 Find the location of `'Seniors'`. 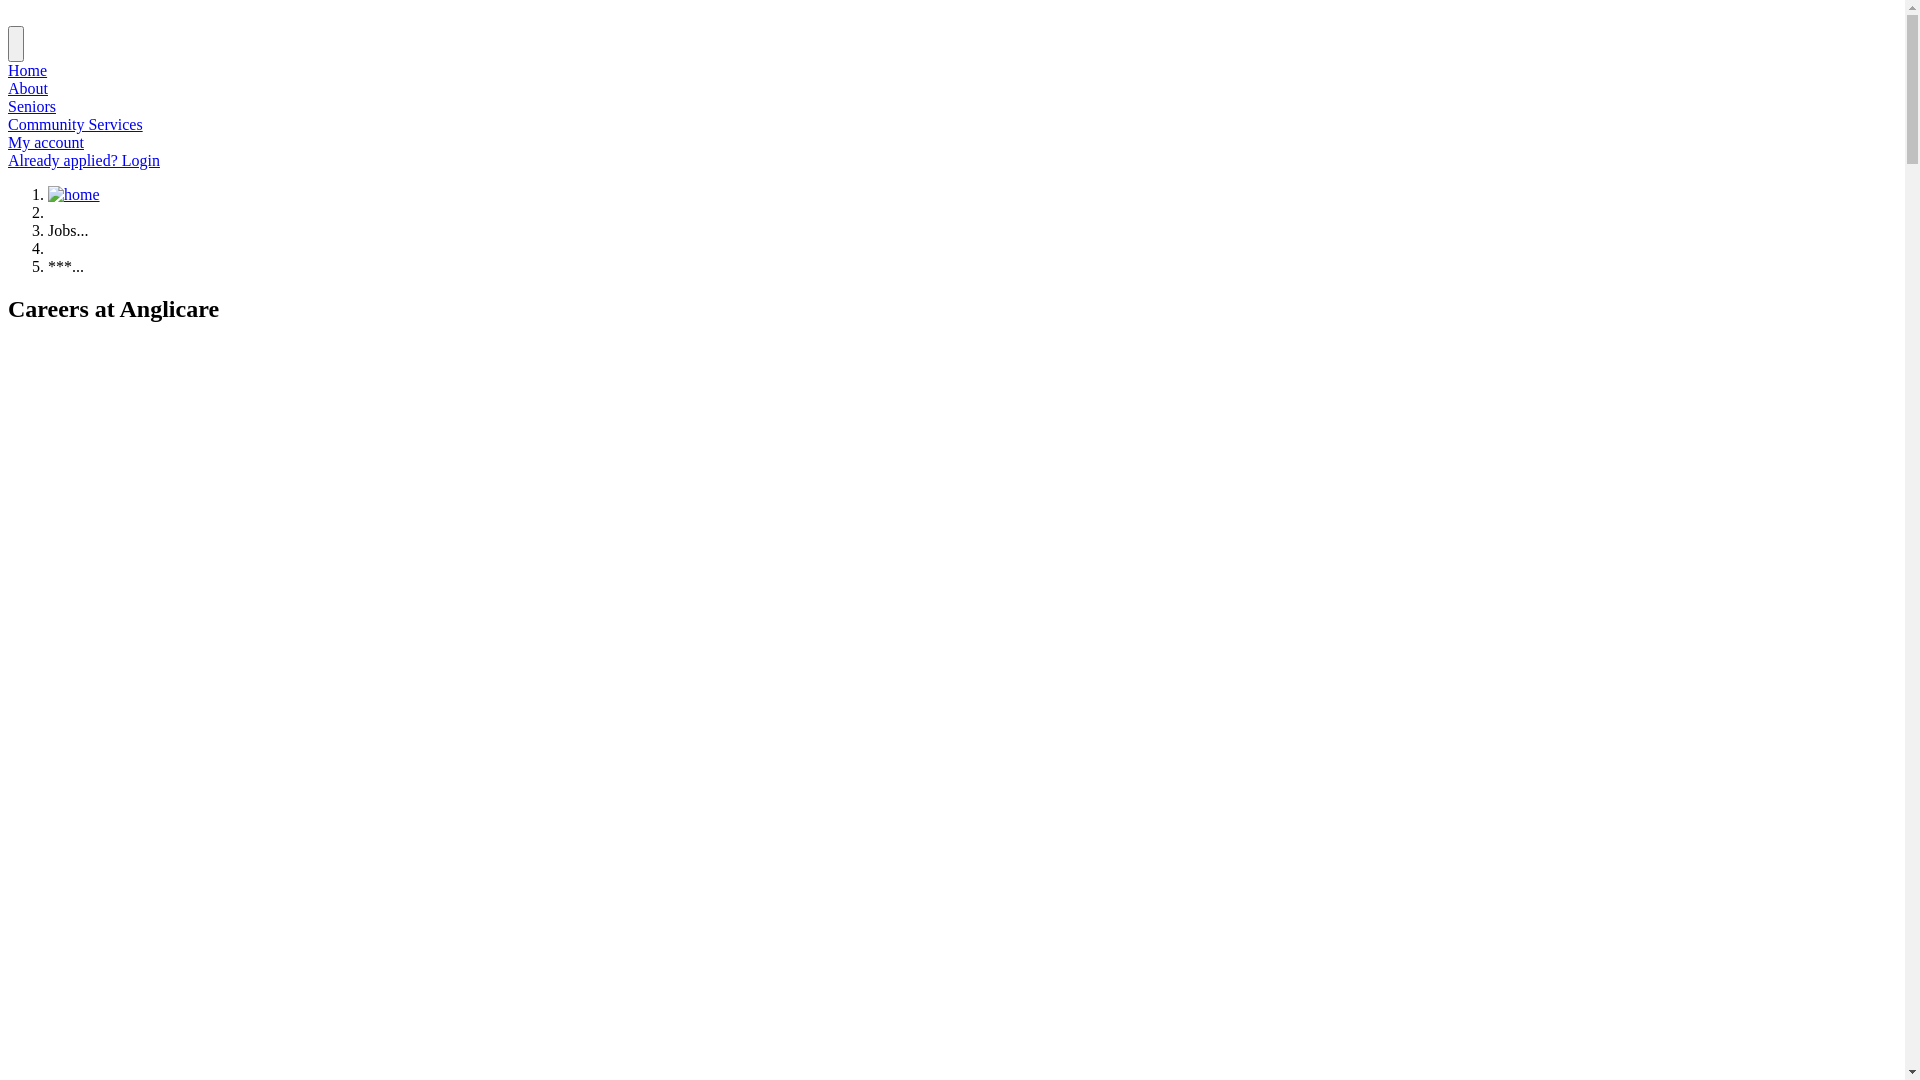

'Seniors' is located at coordinates (32, 106).